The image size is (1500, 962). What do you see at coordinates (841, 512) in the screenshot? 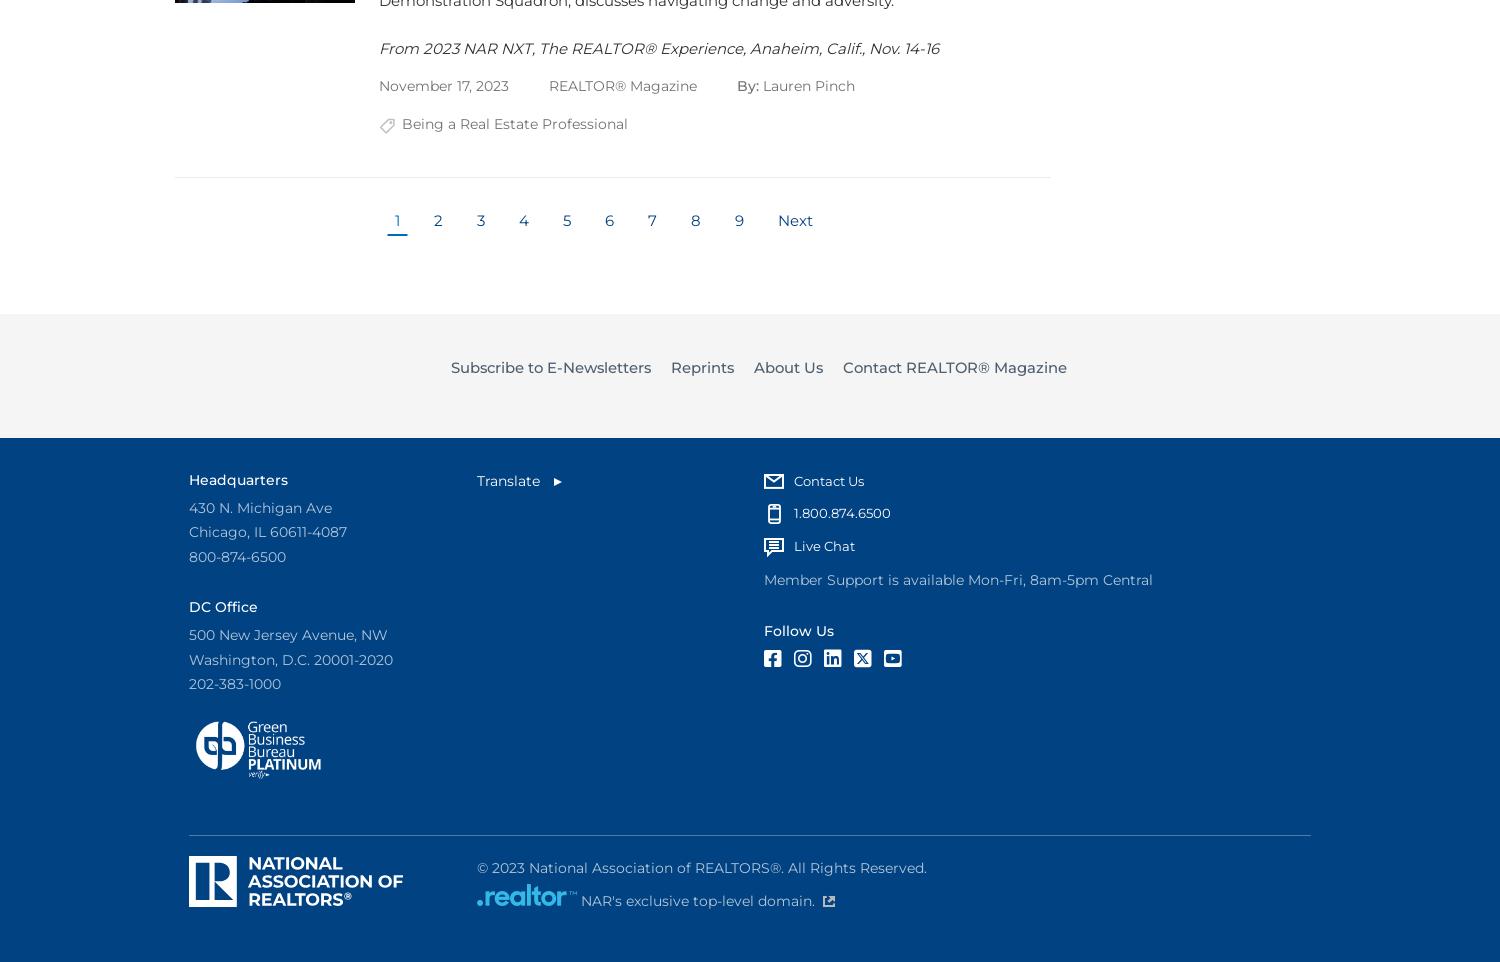
I see `'1.800.874.6500'` at bounding box center [841, 512].